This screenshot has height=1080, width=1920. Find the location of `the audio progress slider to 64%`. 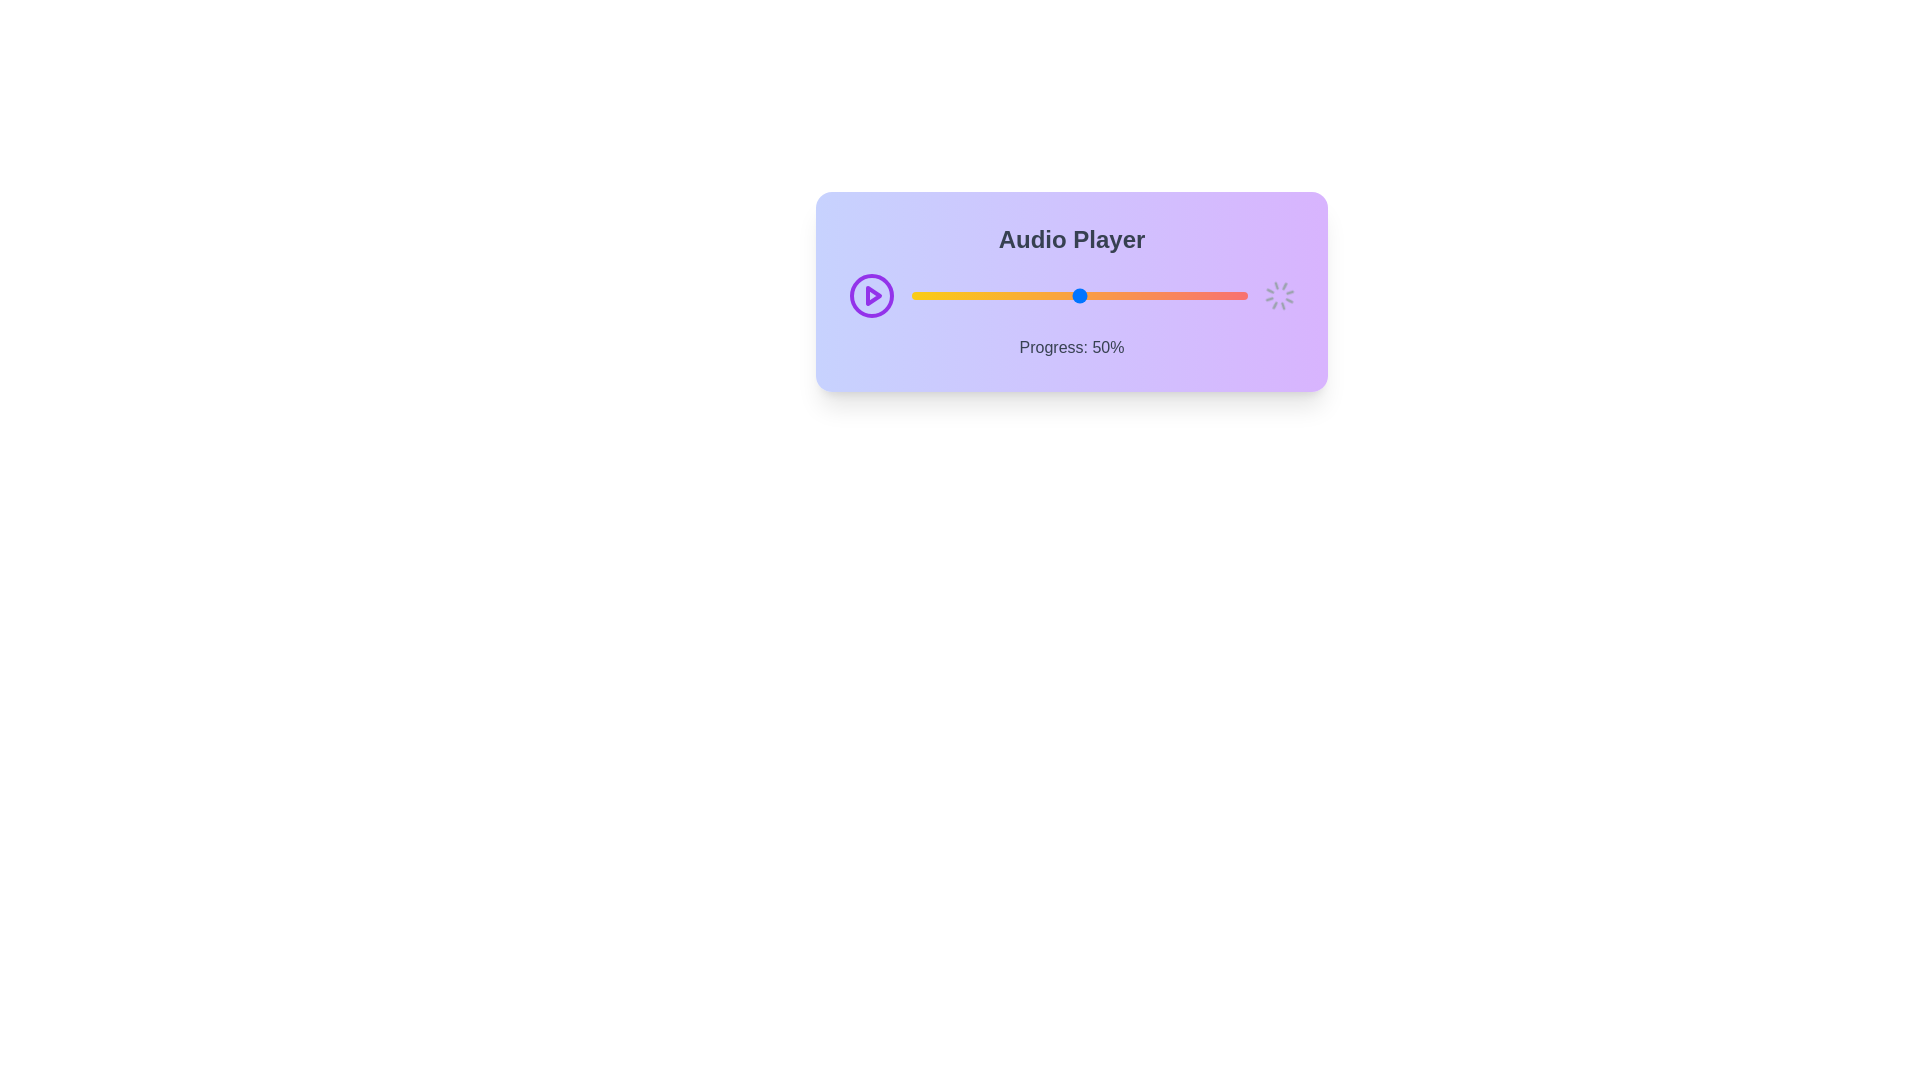

the audio progress slider to 64% is located at coordinates (1127, 296).